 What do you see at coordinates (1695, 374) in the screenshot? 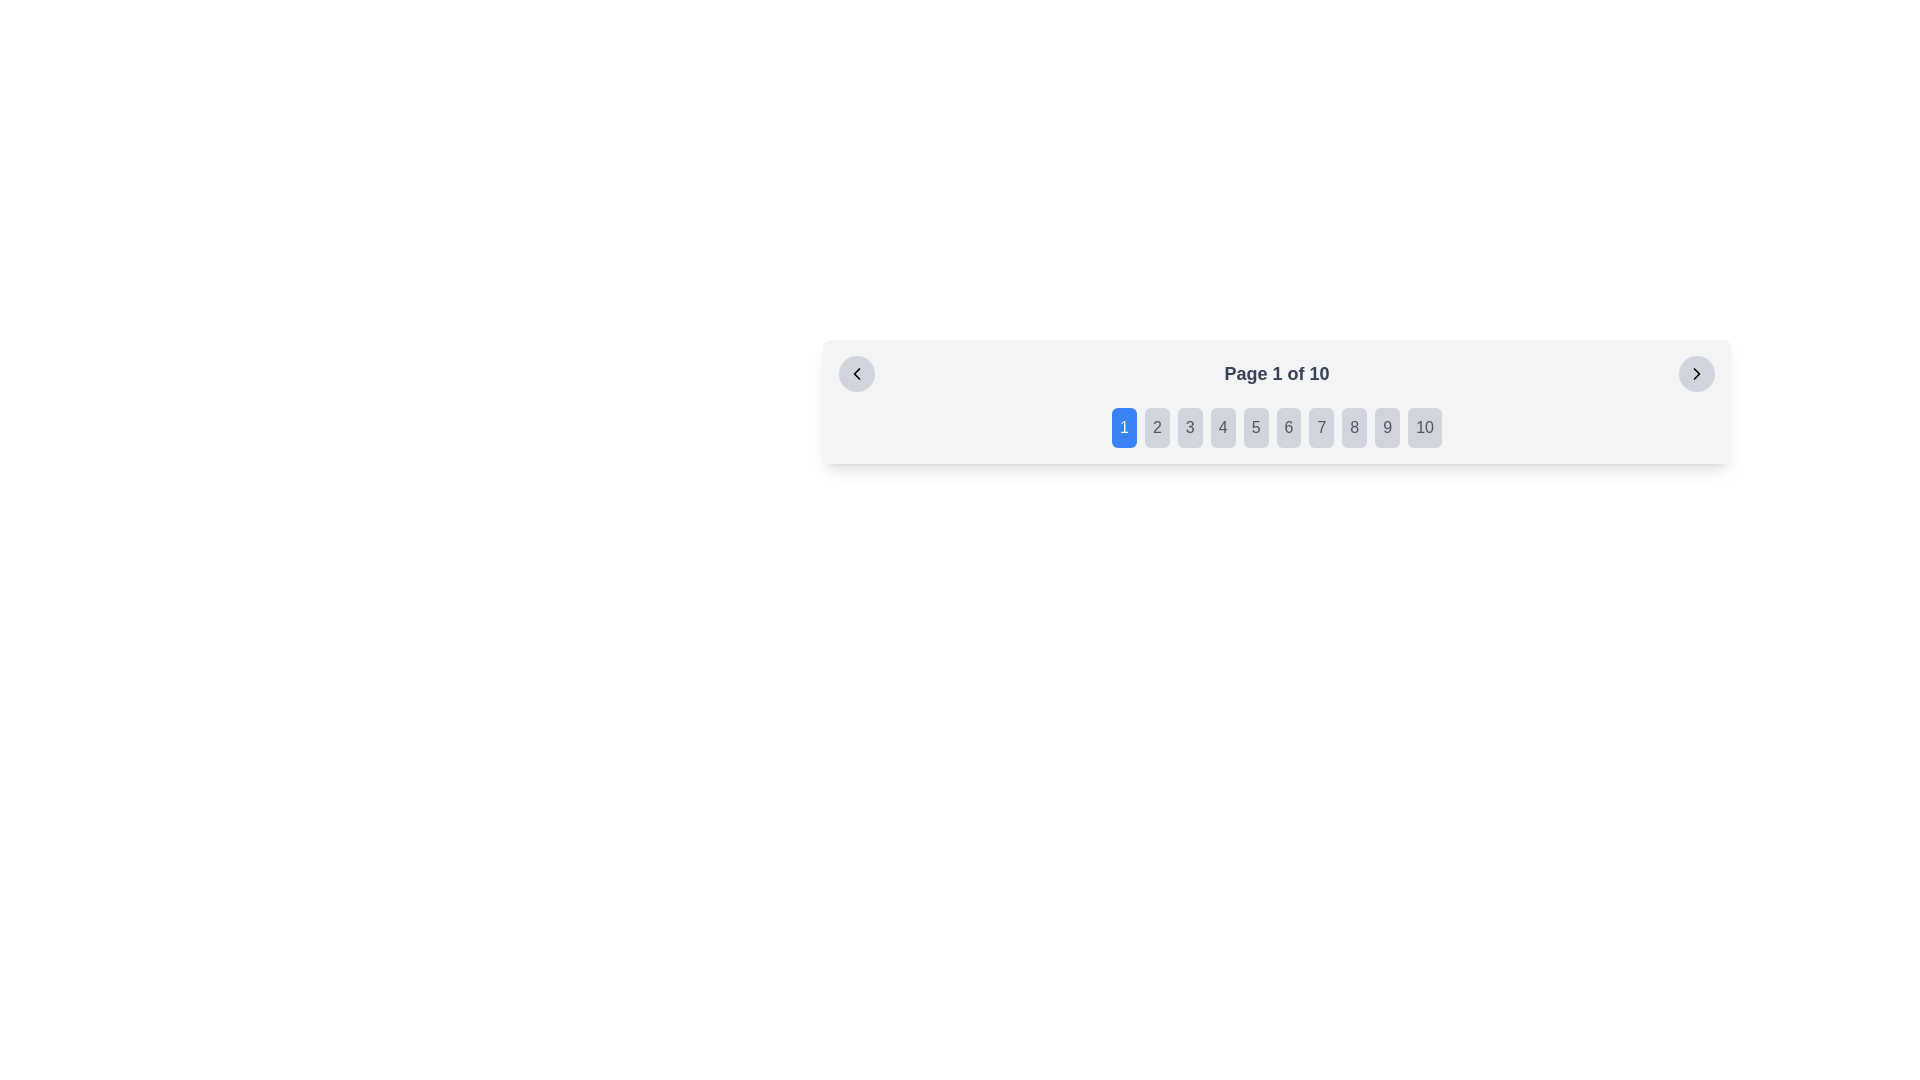
I see `the 'next' button located at the far right of the pagination controls` at bounding box center [1695, 374].